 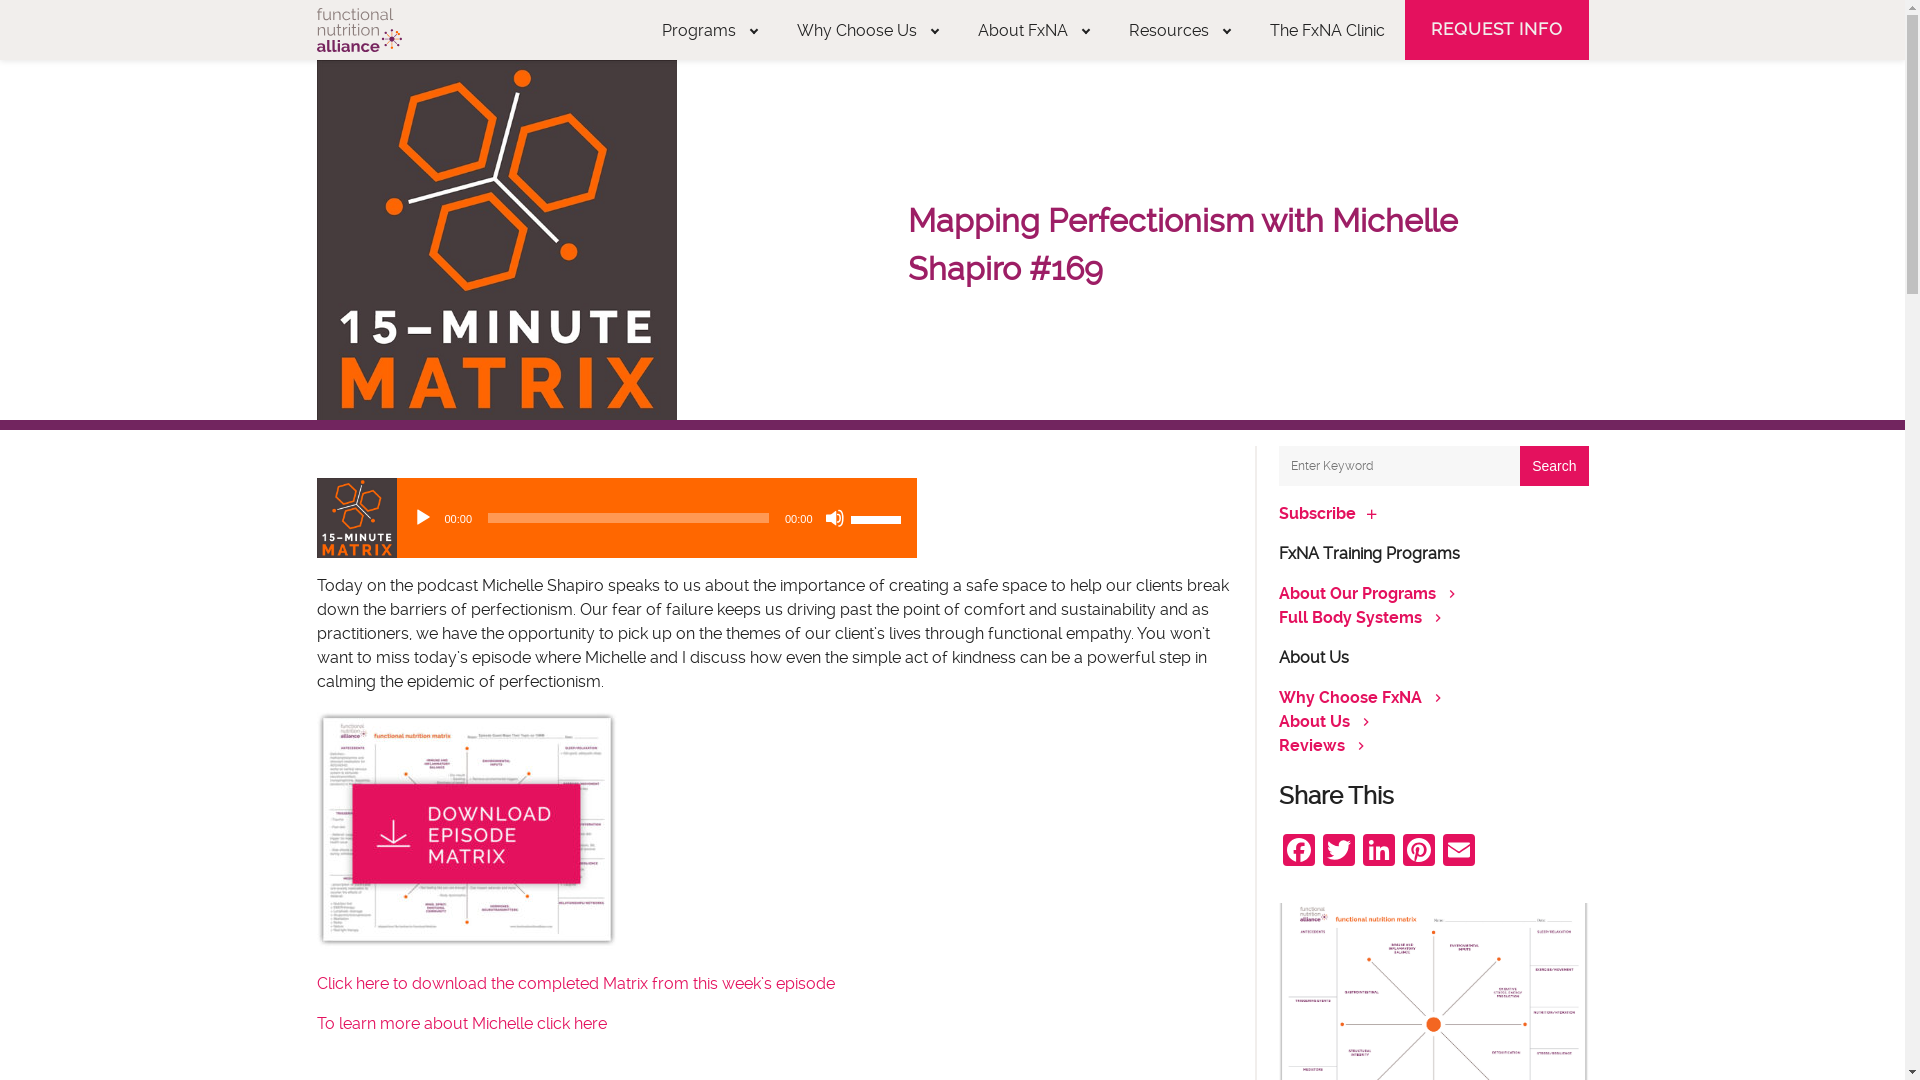 I want to click on 'Subscribe', so click(x=1276, y=512).